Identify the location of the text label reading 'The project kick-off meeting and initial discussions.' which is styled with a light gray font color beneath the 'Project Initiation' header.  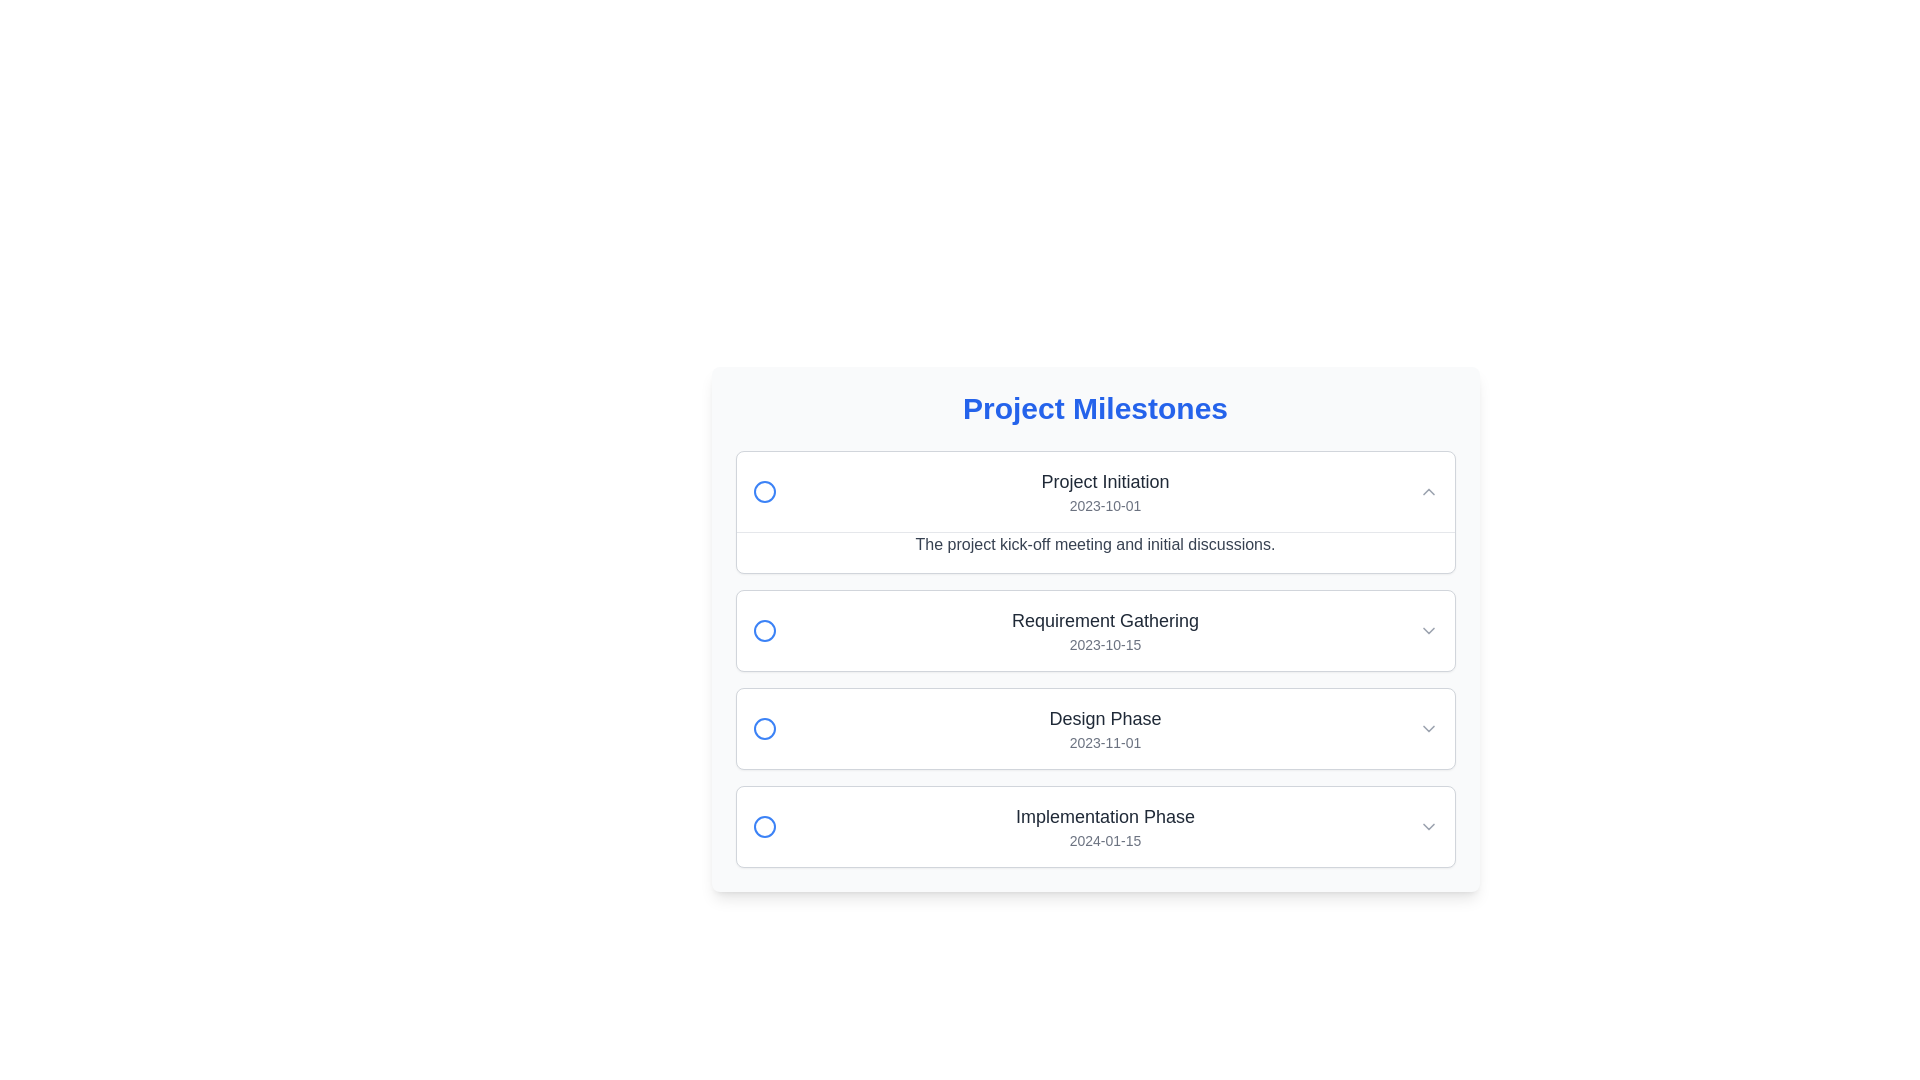
(1094, 552).